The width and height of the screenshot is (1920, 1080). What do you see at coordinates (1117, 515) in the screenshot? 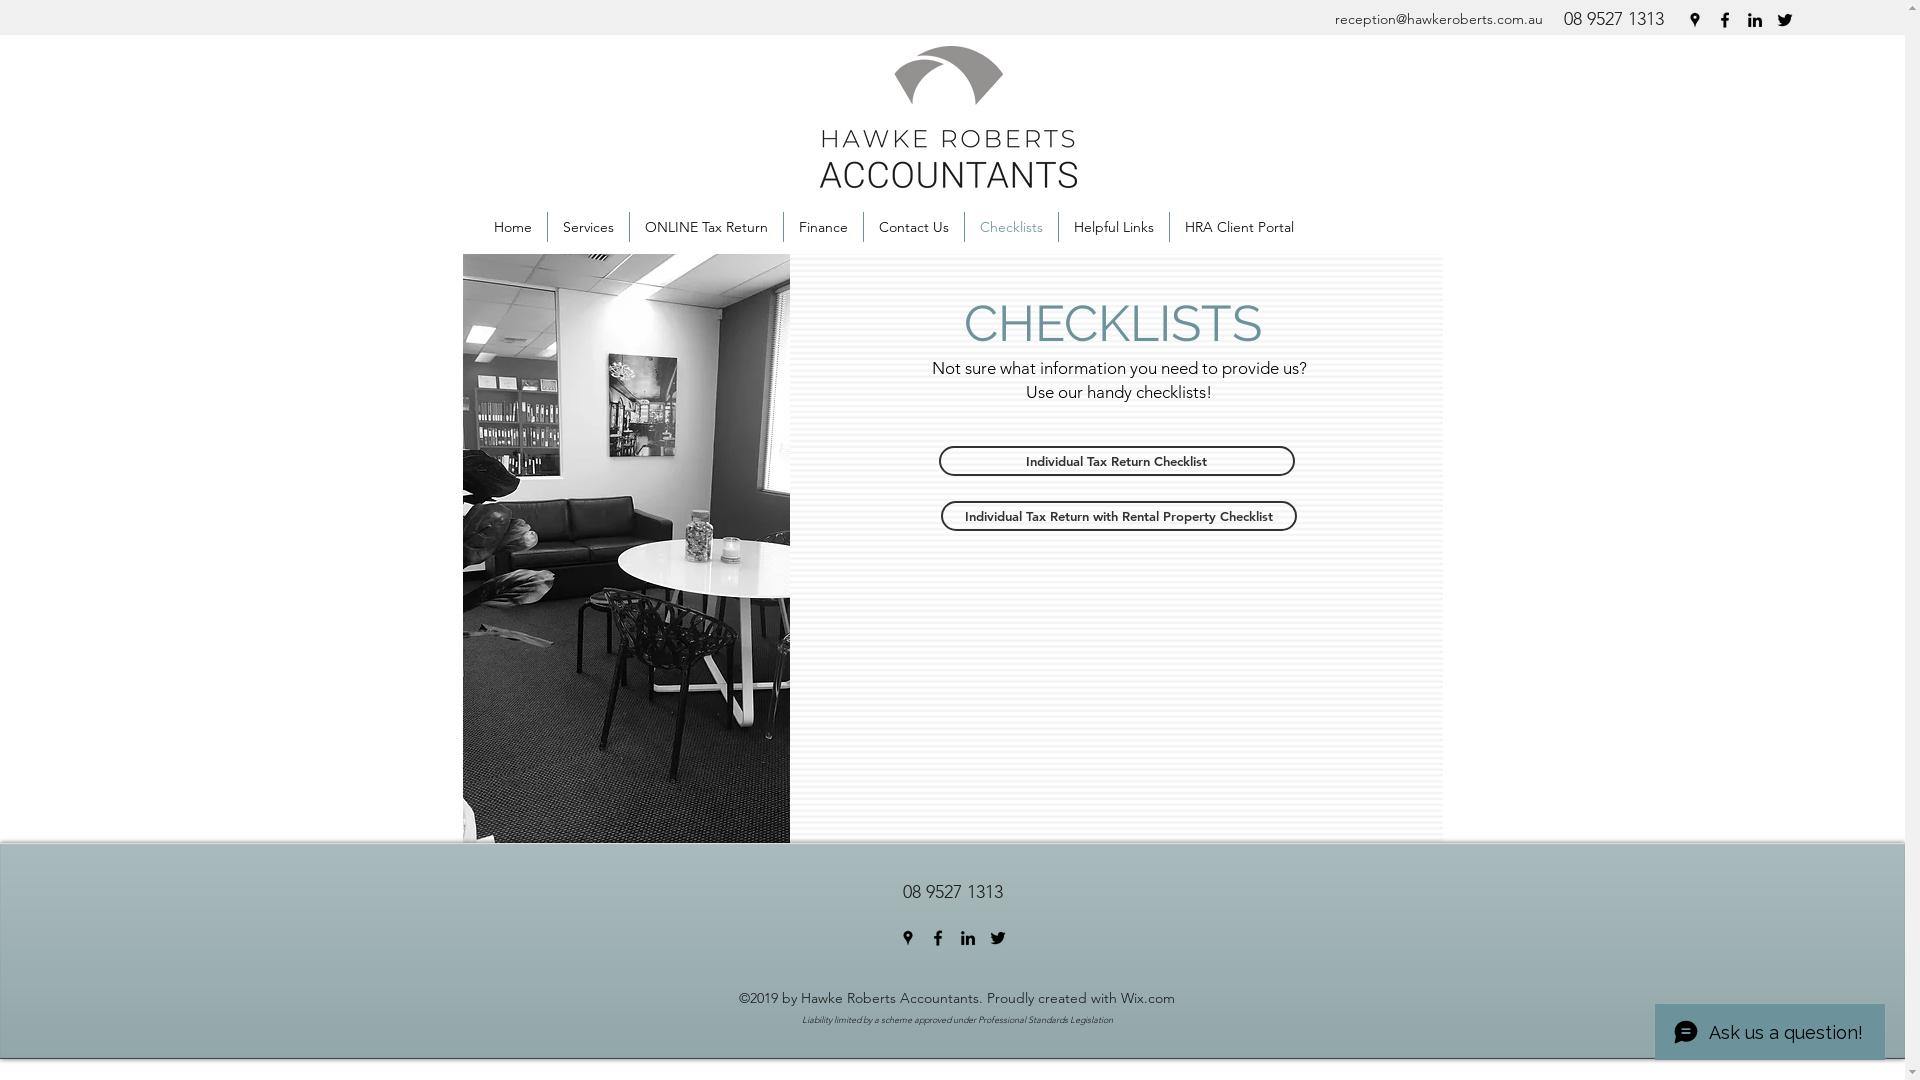
I see `'Individual Tax Return with Rental Property Checklist'` at bounding box center [1117, 515].